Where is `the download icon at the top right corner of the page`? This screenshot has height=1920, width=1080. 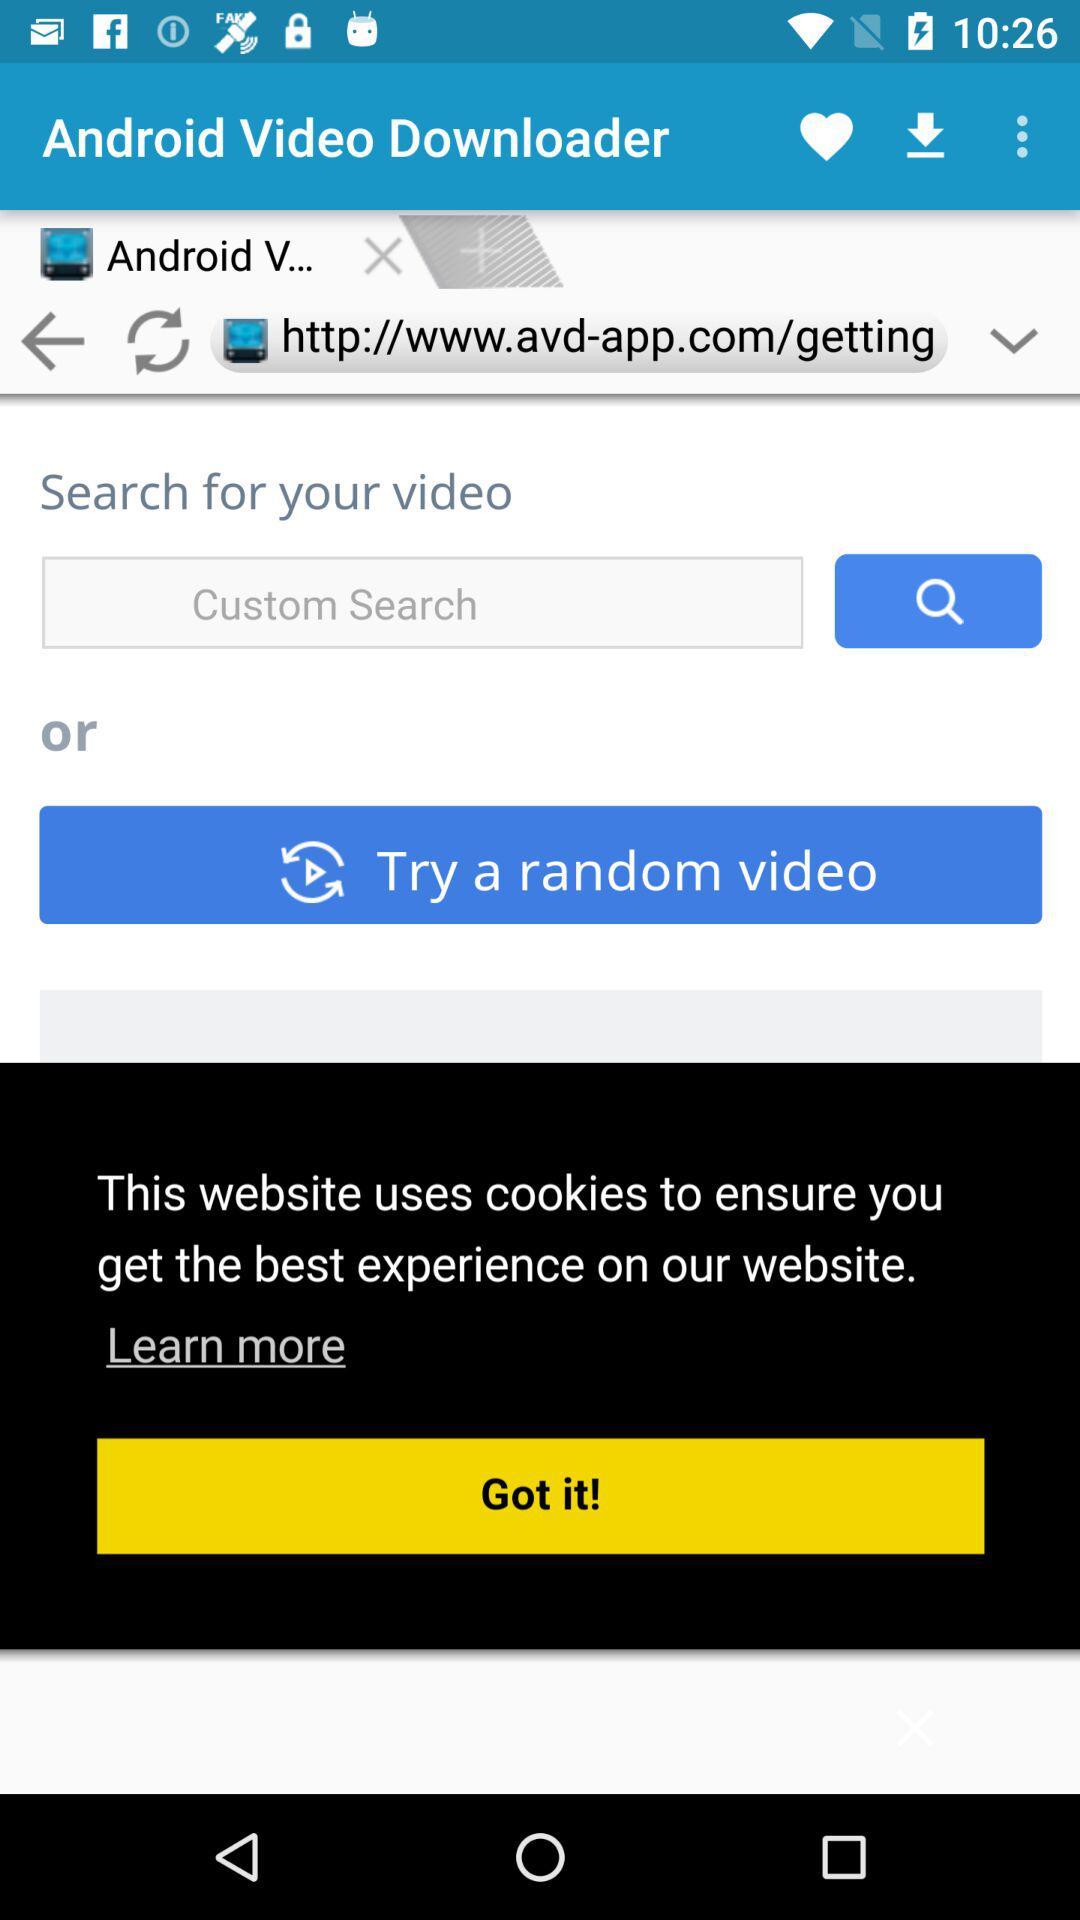
the download icon at the top right corner of the page is located at coordinates (925, 136).